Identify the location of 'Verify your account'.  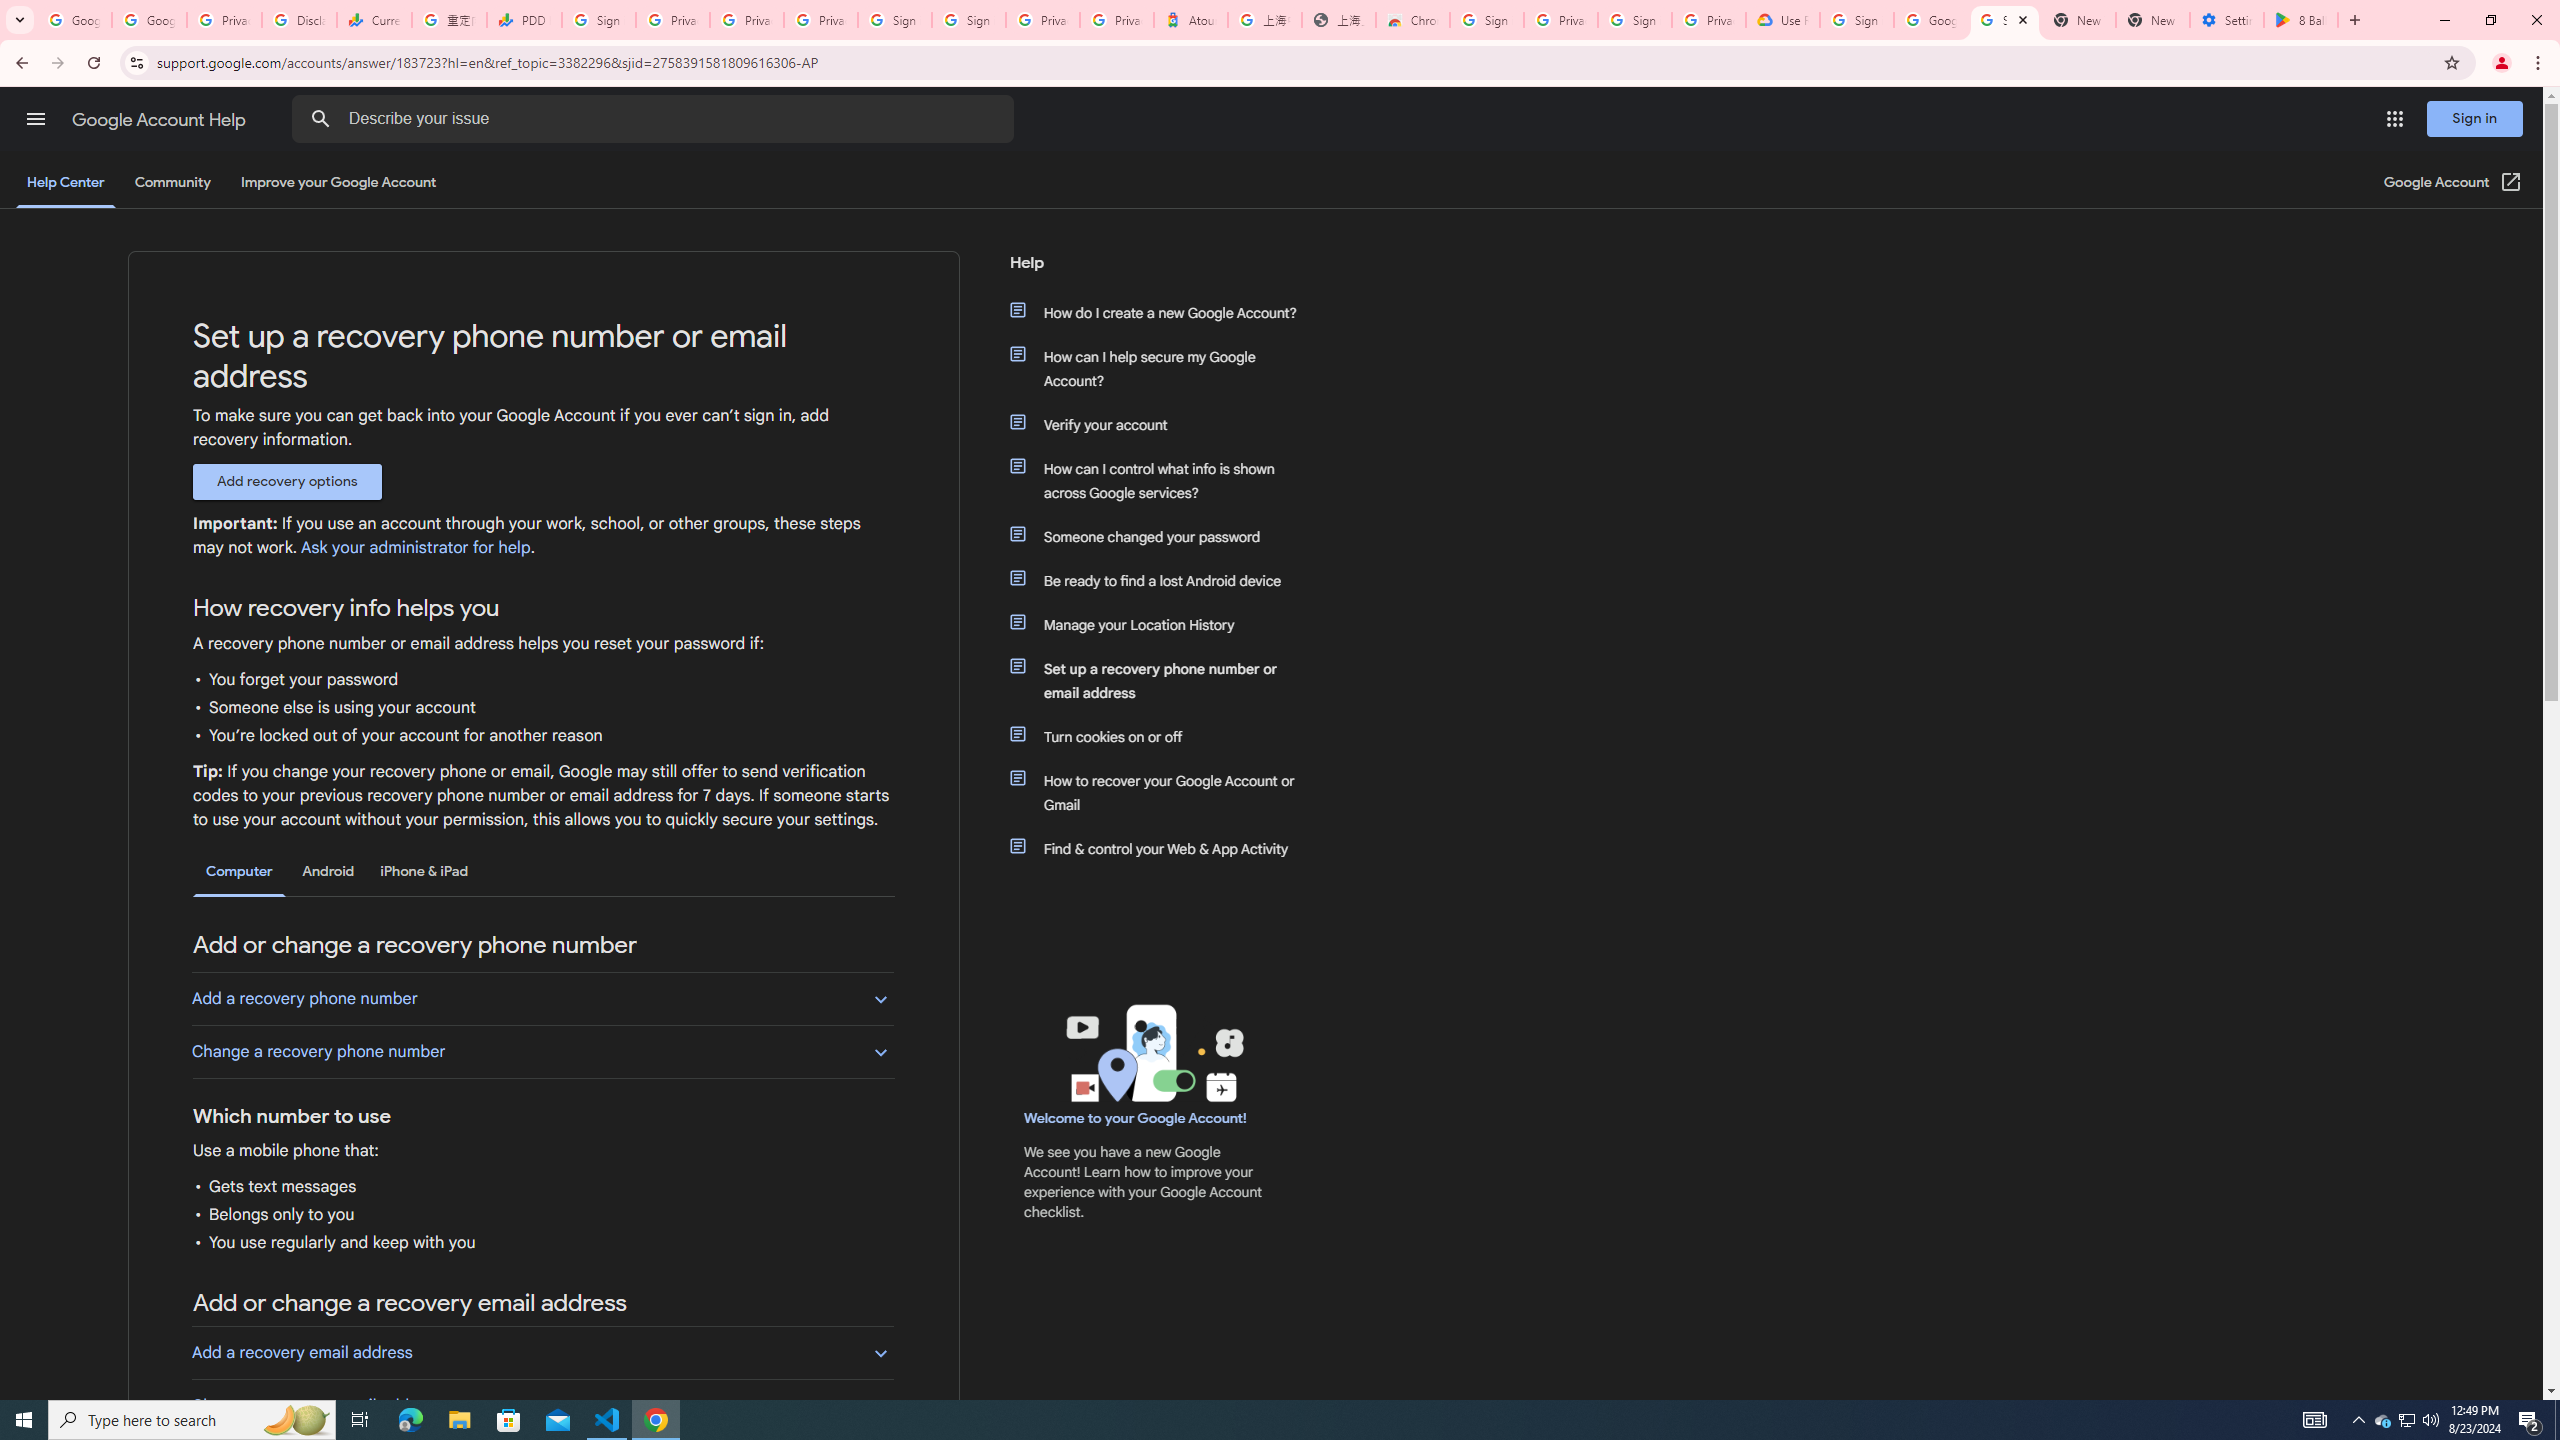
(1162, 424).